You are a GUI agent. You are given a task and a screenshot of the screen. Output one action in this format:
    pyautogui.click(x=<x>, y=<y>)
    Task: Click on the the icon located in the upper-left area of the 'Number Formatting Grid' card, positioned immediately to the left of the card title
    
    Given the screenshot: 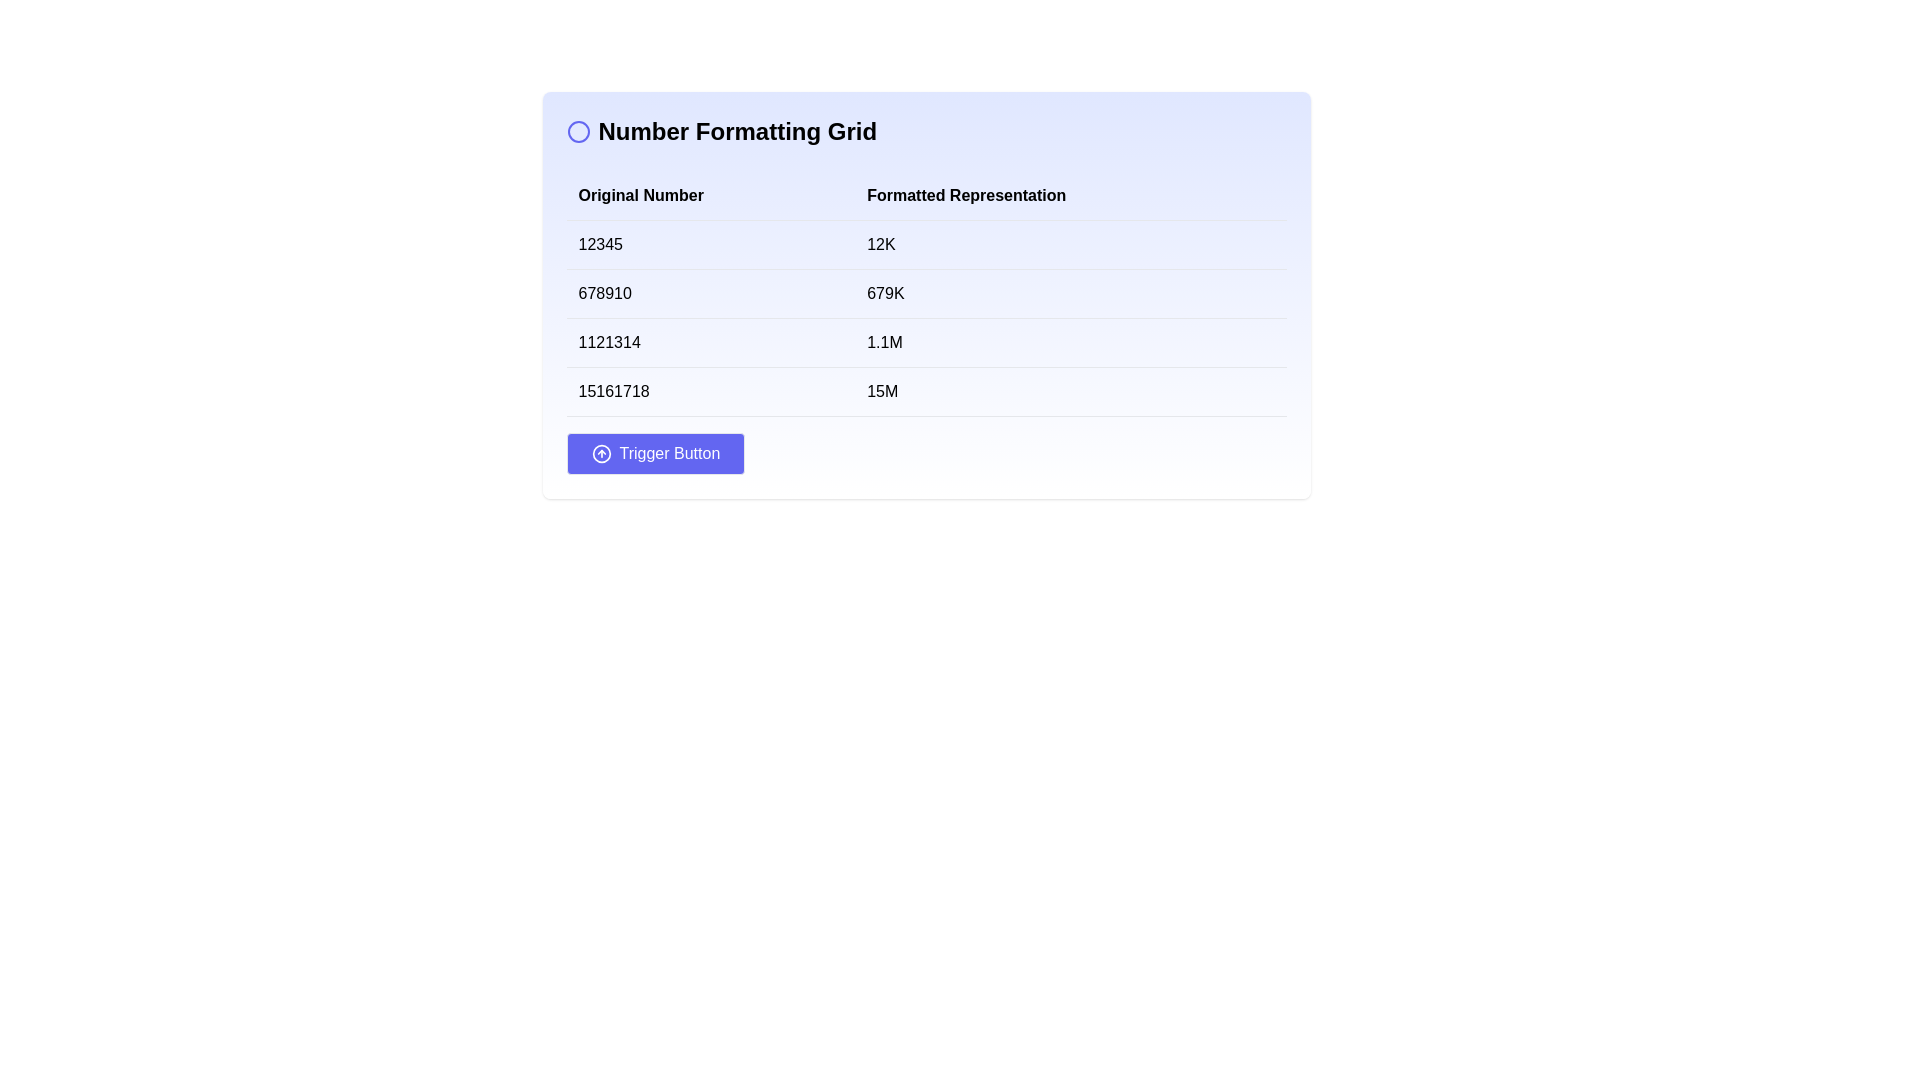 What is the action you would take?
    pyautogui.click(x=577, y=131)
    